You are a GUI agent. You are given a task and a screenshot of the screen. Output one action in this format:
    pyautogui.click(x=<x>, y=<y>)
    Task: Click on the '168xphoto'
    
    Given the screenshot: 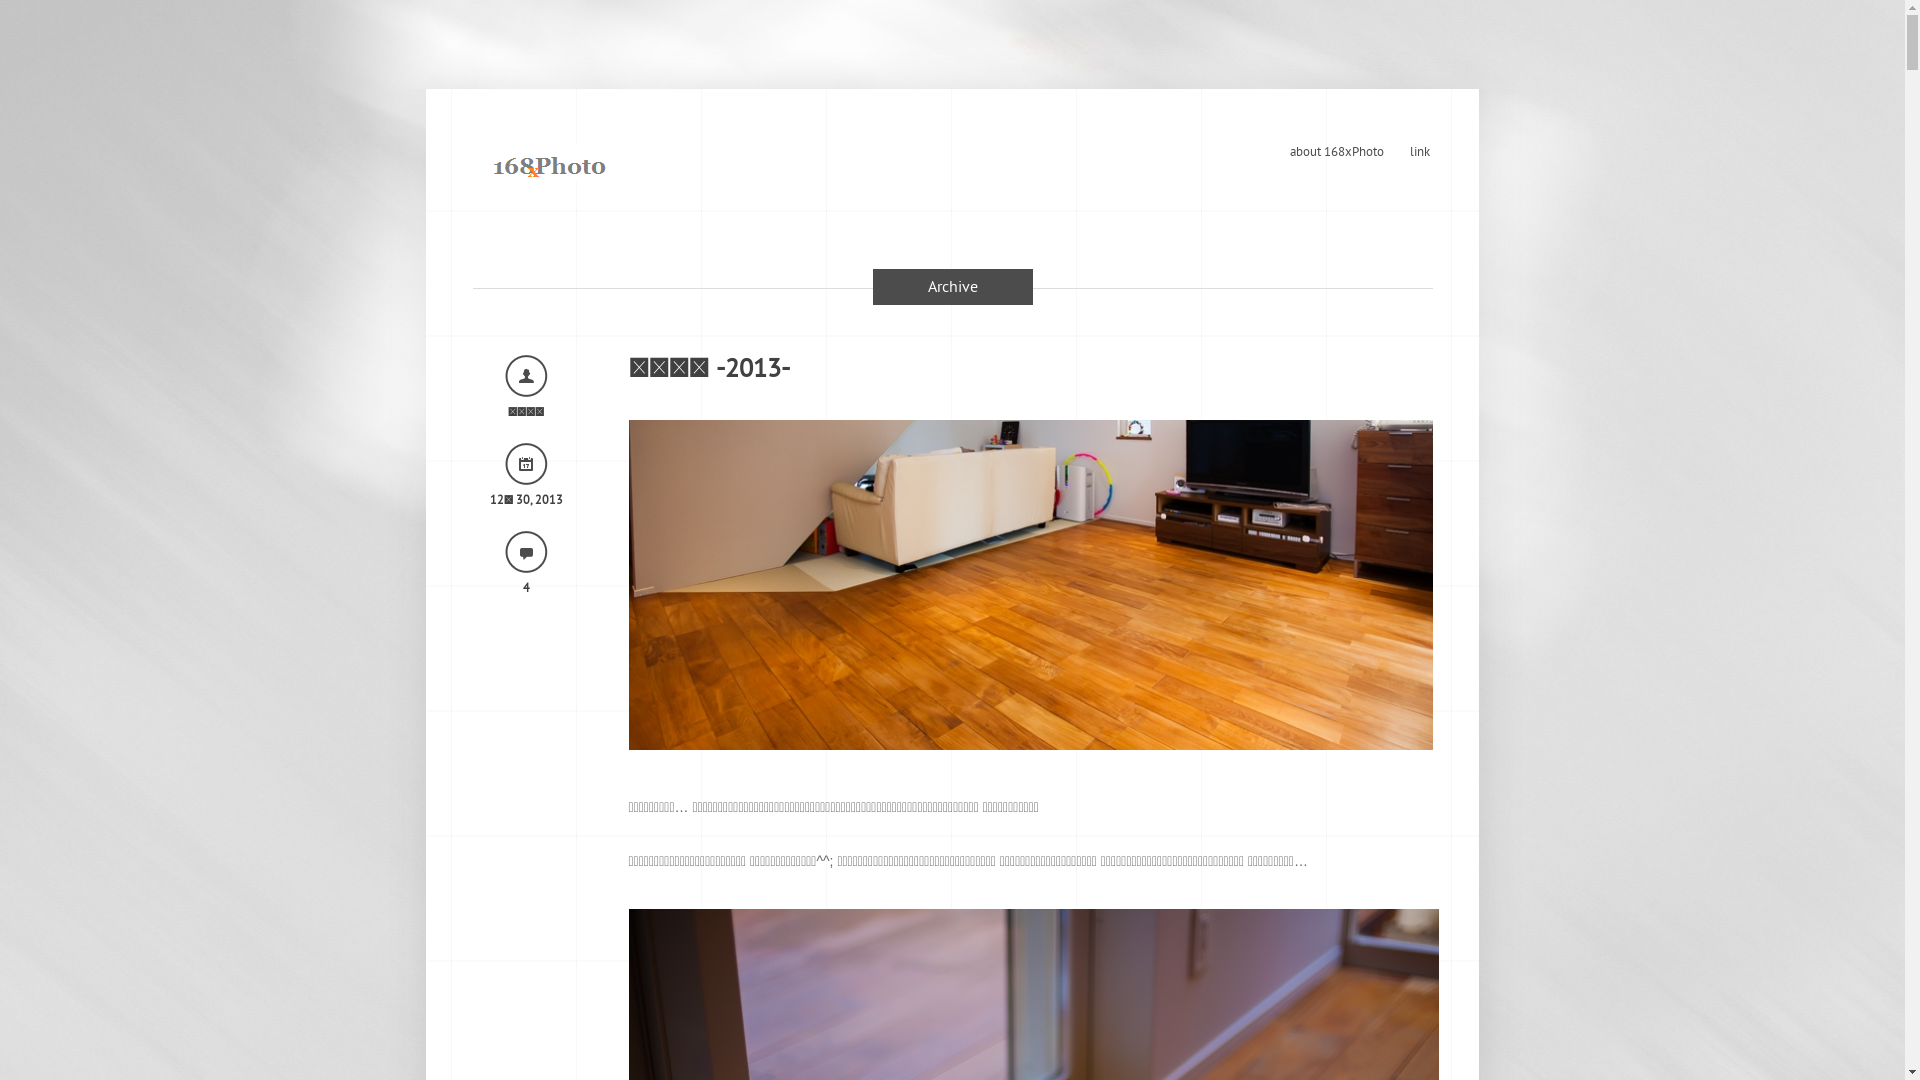 What is the action you would take?
    pyautogui.click(x=548, y=161)
    